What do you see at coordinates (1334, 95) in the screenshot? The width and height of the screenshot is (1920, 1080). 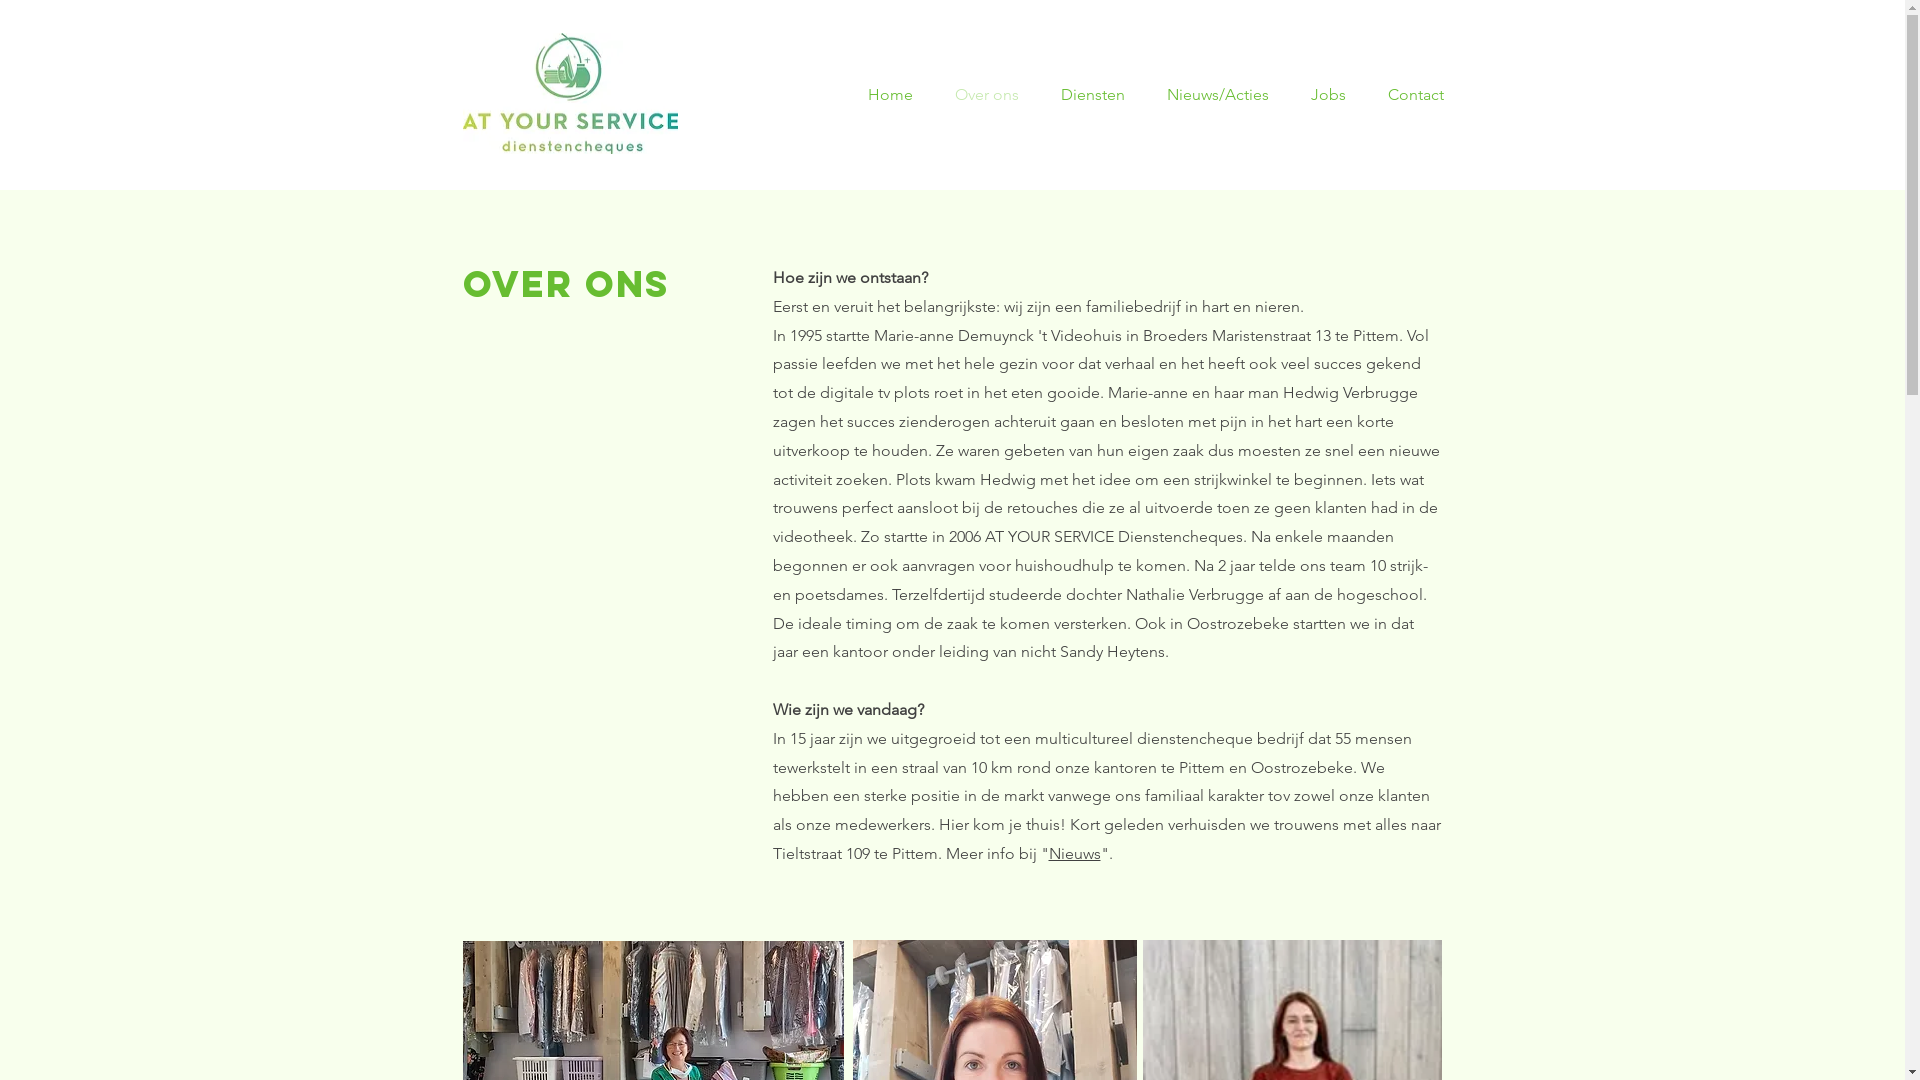 I see `'Jobs'` at bounding box center [1334, 95].